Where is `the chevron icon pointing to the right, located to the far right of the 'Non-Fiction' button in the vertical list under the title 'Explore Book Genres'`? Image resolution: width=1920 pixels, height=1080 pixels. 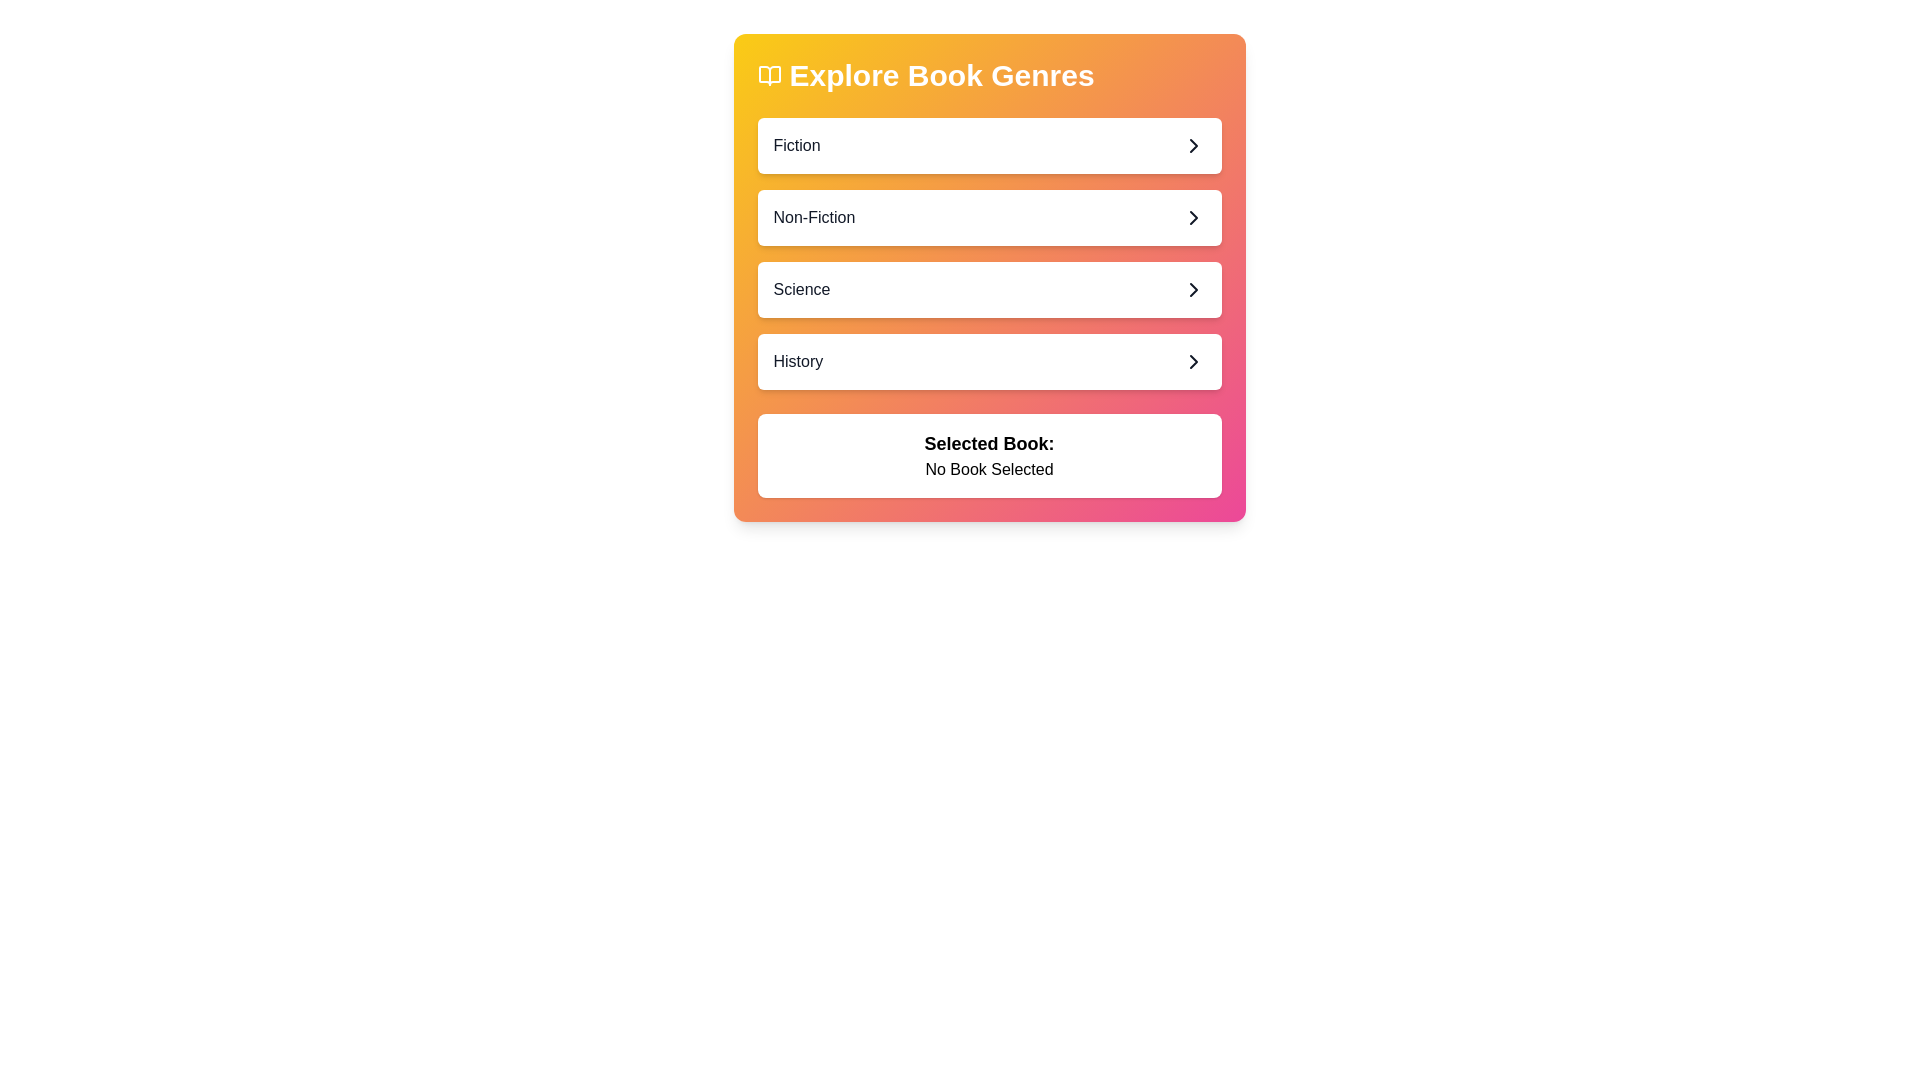 the chevron icon pointing to the right, located to the far right of the 'Non-Fiction' button in the vertical list under the title 'Explore Book Genres' is located at coordinates (1193, 218).